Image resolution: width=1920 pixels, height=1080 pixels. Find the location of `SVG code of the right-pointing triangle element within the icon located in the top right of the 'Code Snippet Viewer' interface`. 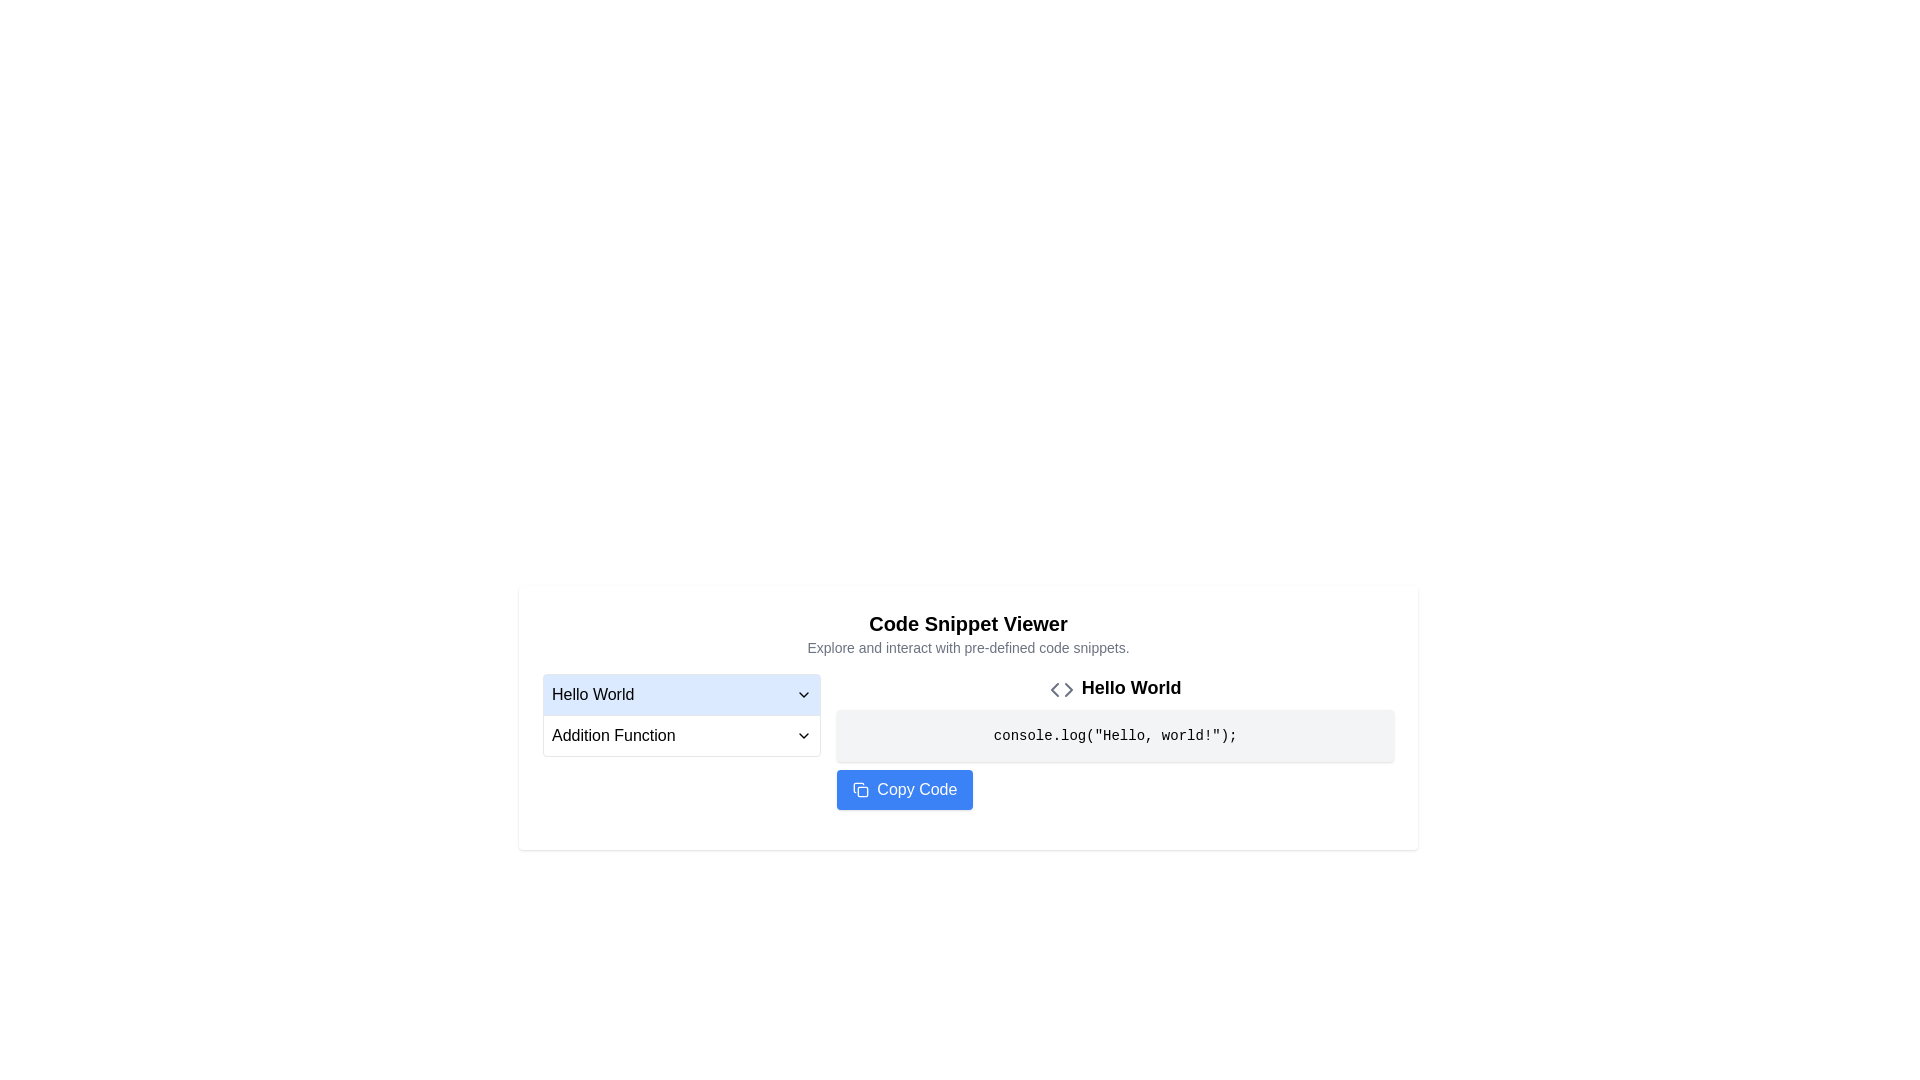

SVG code of the right-pointing triangle element within the icon located in the top right of the 'Code Snippet Viewer' interface is located at coordinates (1067, 688).